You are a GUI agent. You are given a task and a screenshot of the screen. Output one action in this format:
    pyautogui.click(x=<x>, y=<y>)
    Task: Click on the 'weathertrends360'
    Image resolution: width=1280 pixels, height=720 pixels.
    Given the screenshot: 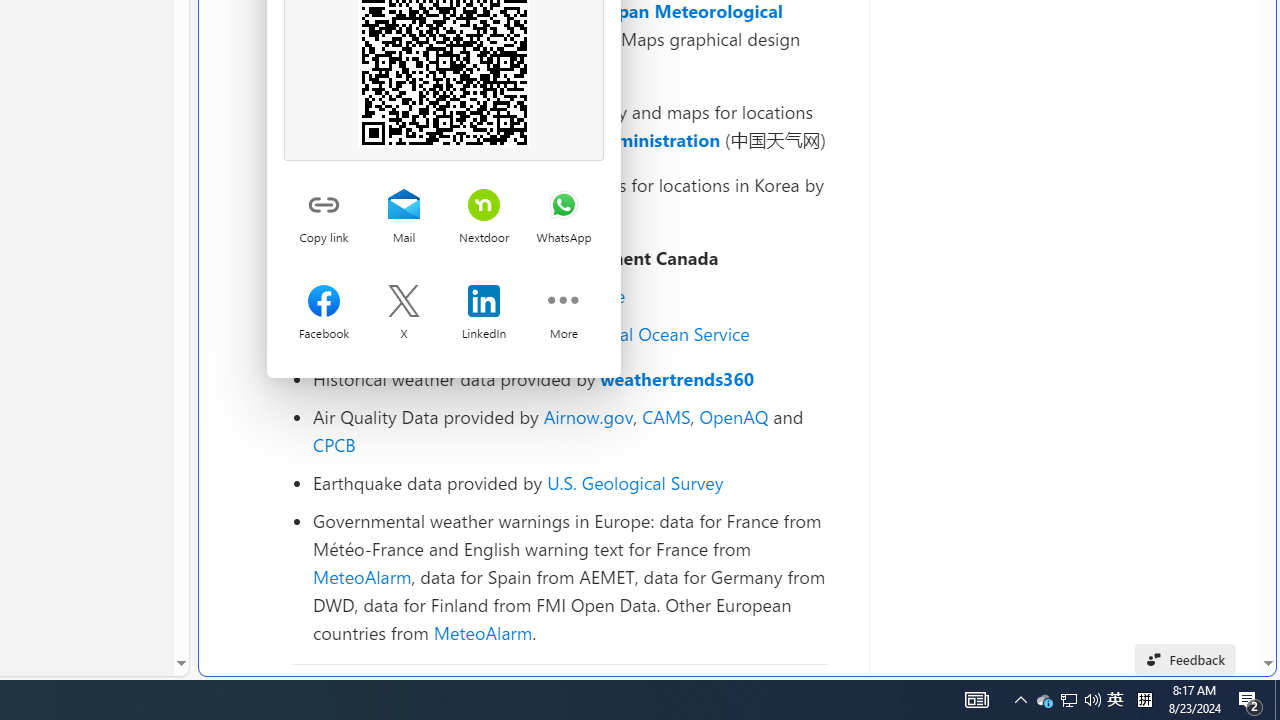 What is the action you would take?
    pyautogui.click(x=677, y=379)
    